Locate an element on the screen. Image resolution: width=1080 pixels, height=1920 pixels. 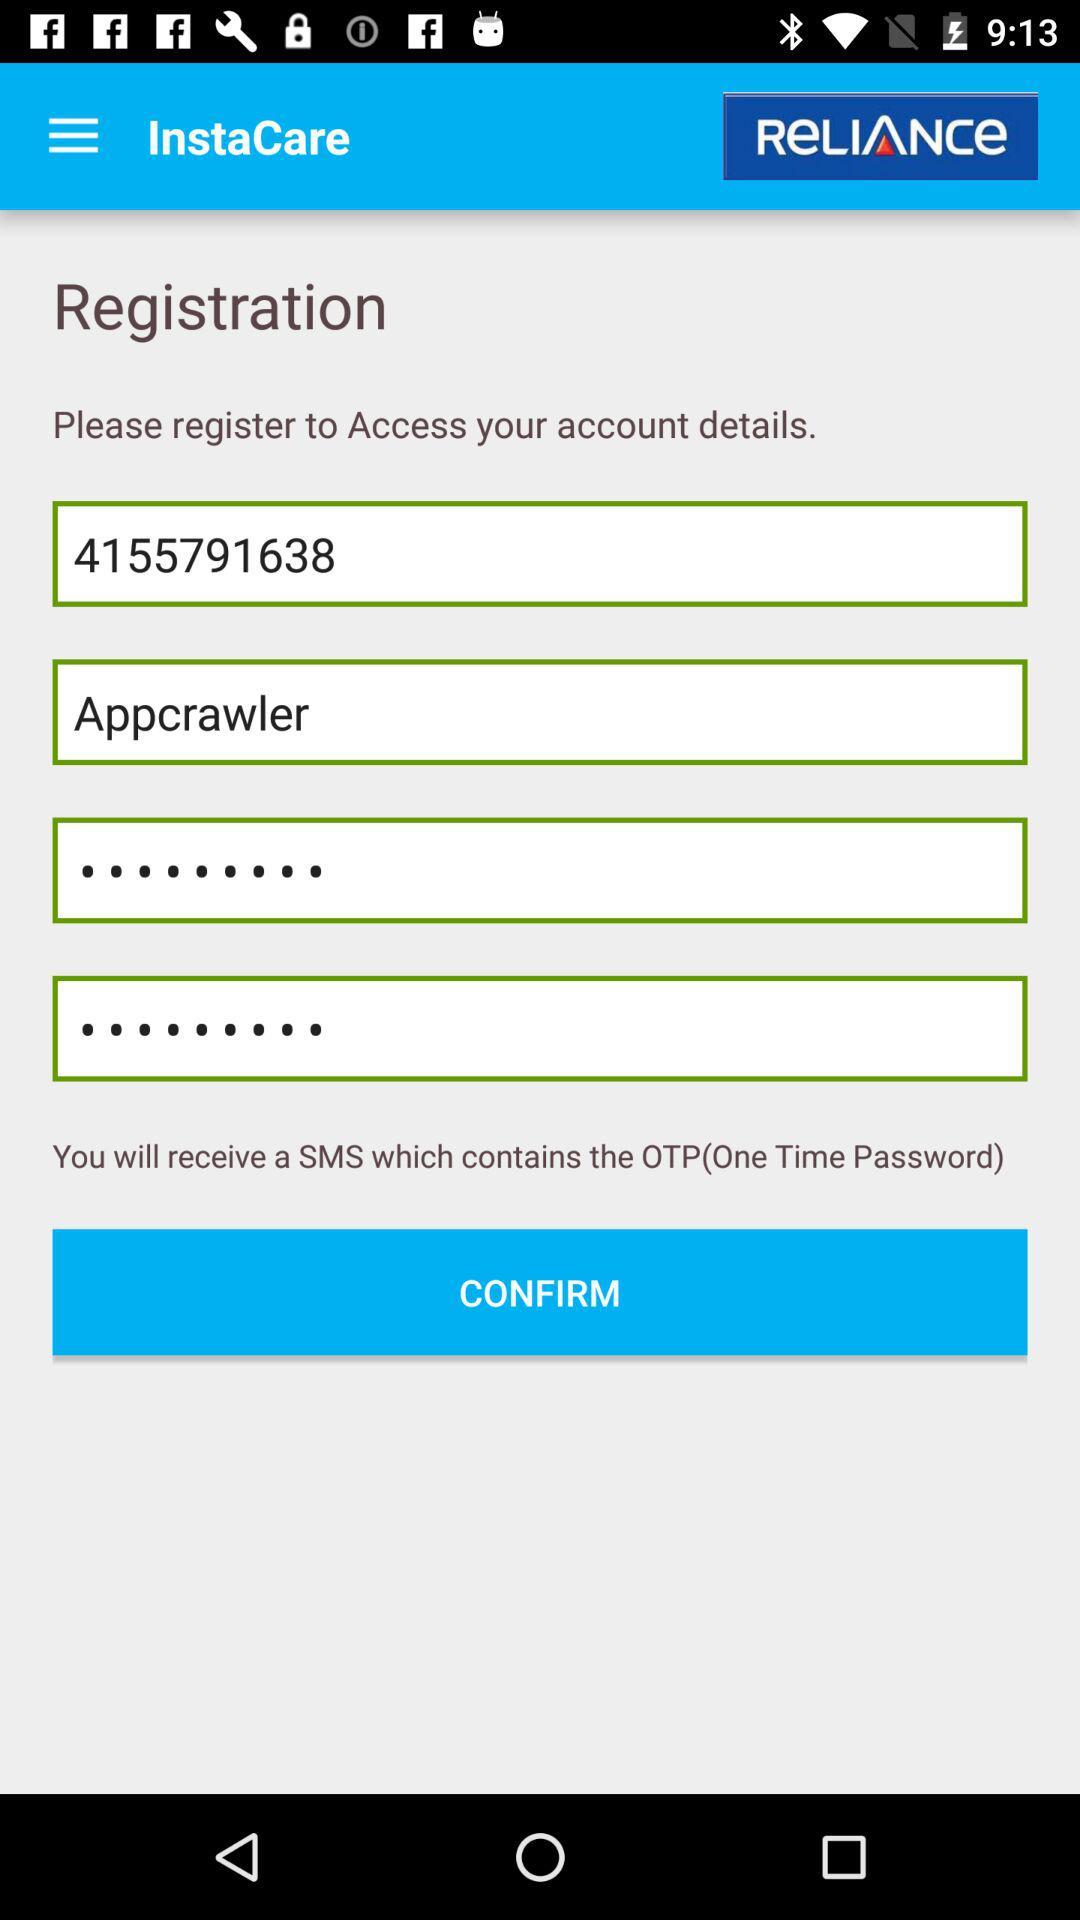
the confirm icon is located at coordinates (540, 1292).